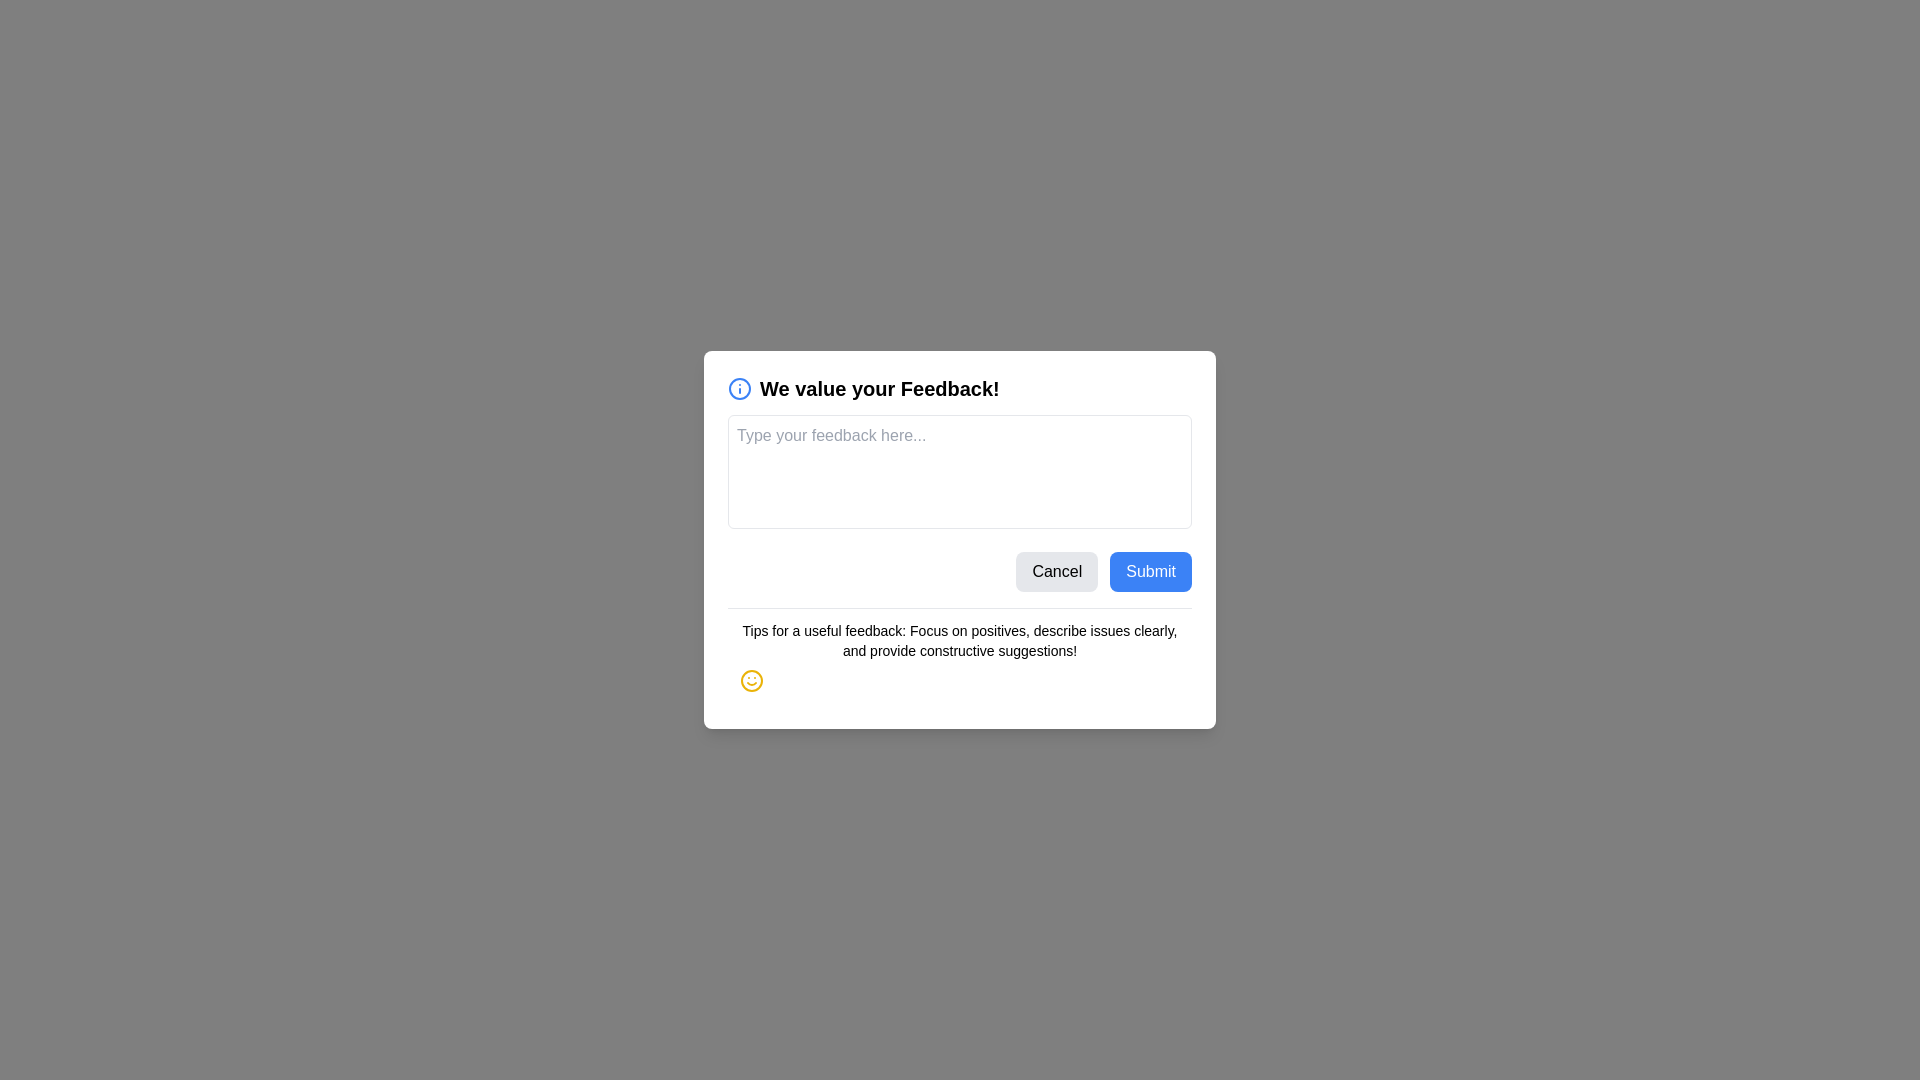 The image size is (1920, 1080). I want to click on the 'Cancel' button to close the form, so click(1055, 571).